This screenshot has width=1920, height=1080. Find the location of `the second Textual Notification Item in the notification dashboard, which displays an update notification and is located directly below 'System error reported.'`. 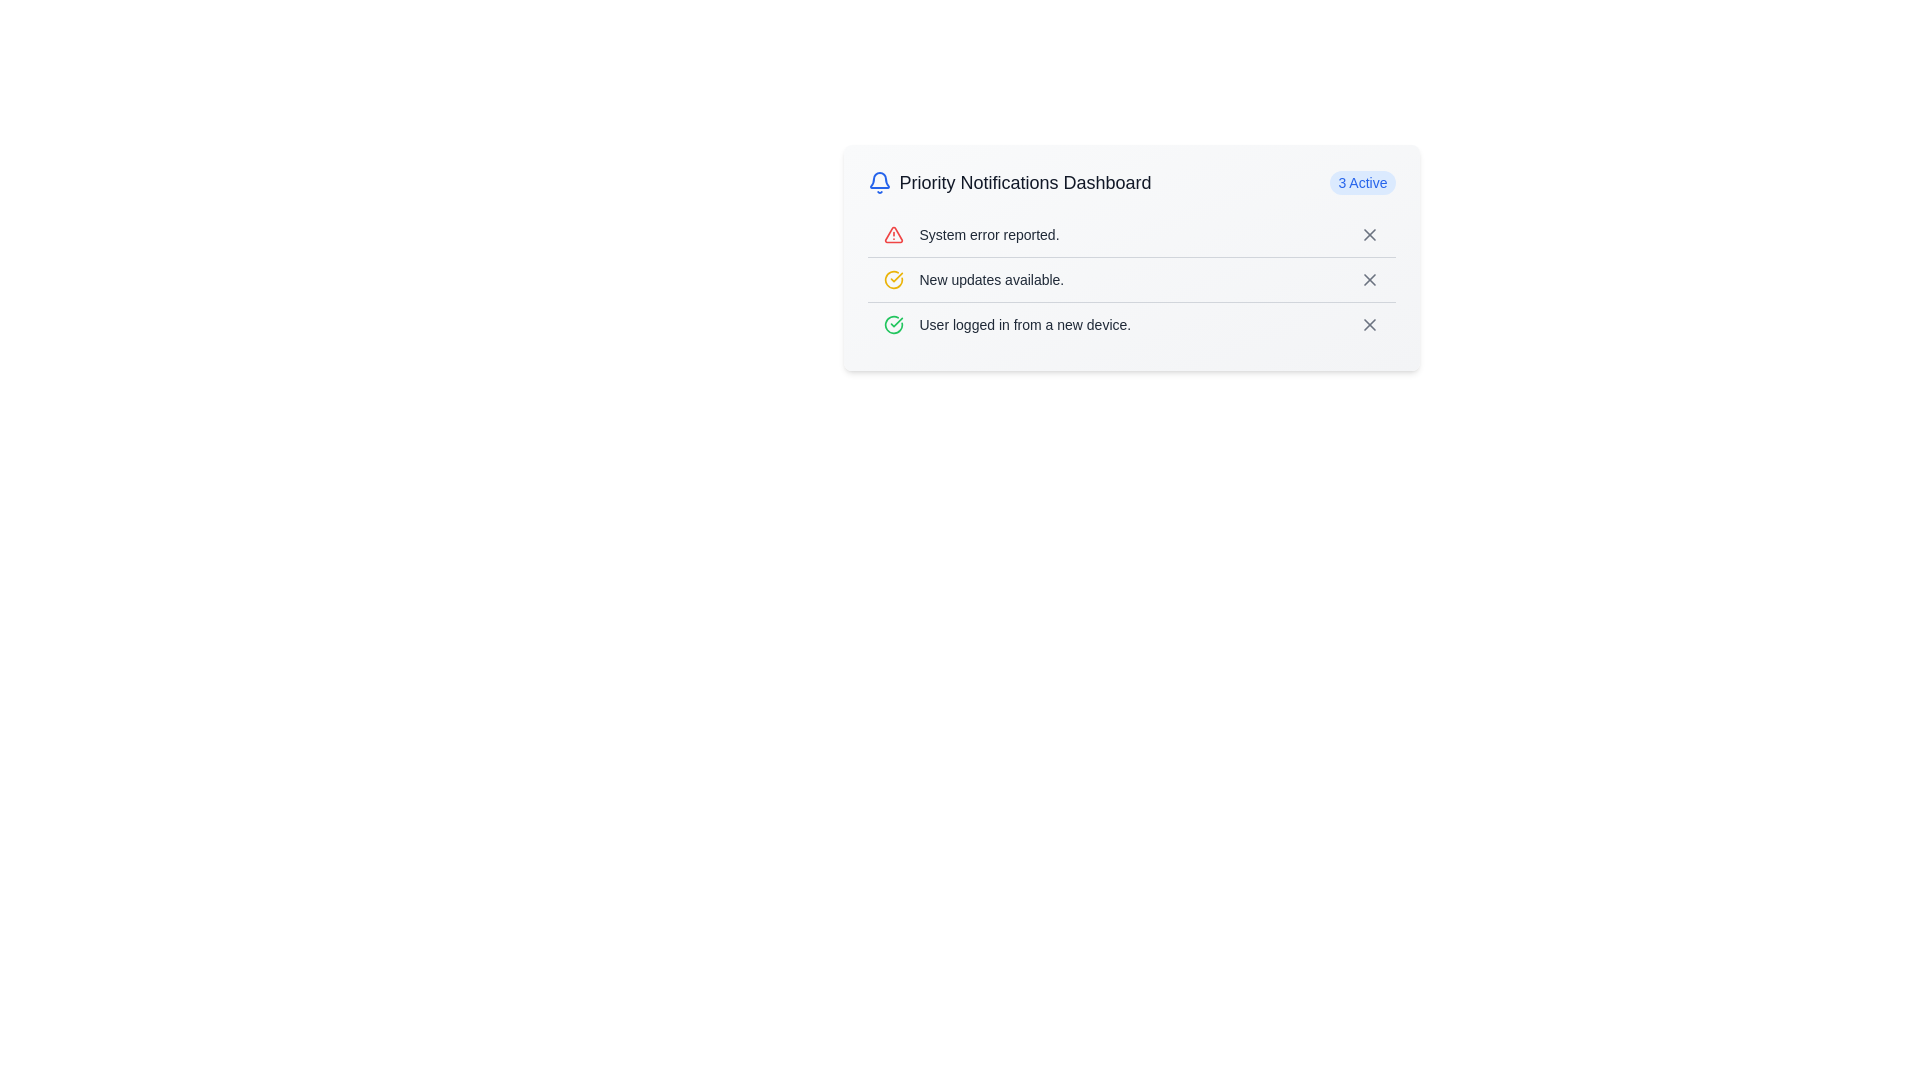

the second Textual Notification Item in the notification dashboard, which displays an update notification and is located directly below 'System error reported.' is located at coordinates (1131, 280).